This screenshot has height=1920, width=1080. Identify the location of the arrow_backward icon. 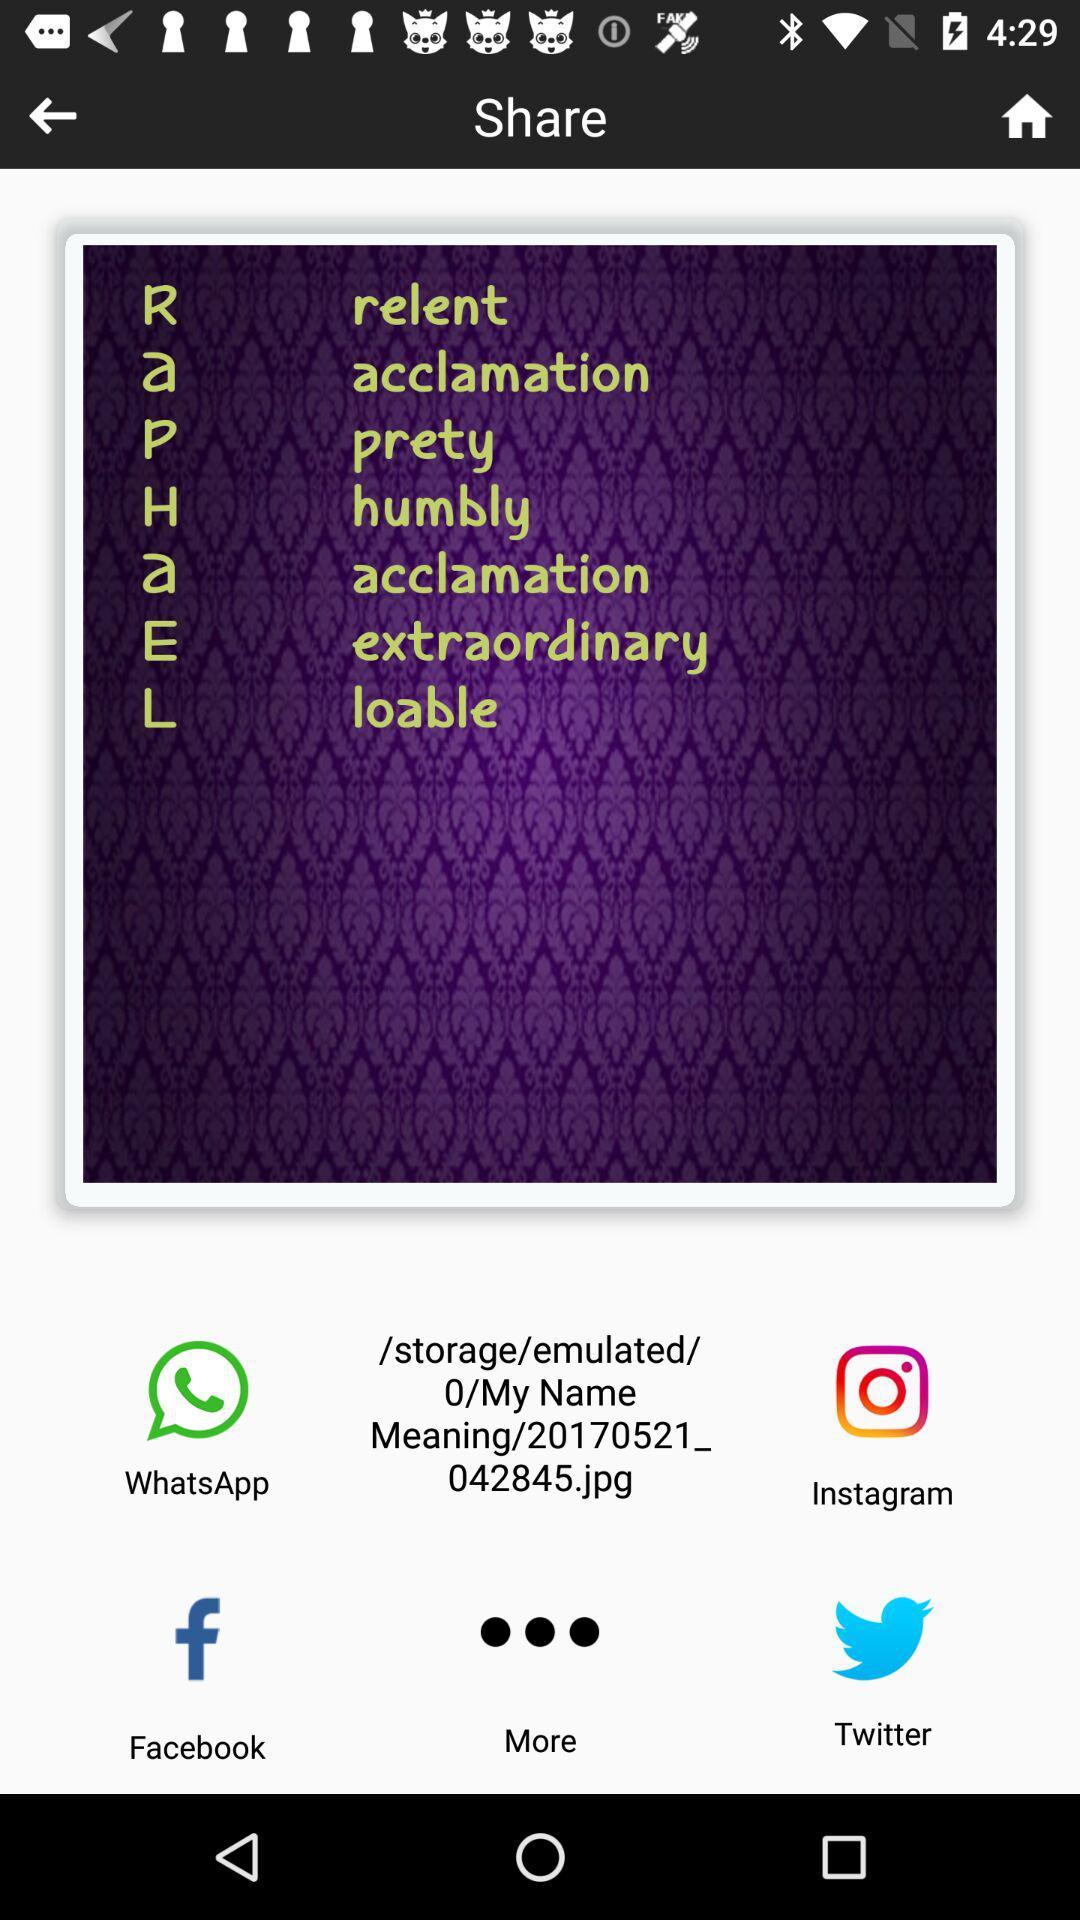
(51, 114).